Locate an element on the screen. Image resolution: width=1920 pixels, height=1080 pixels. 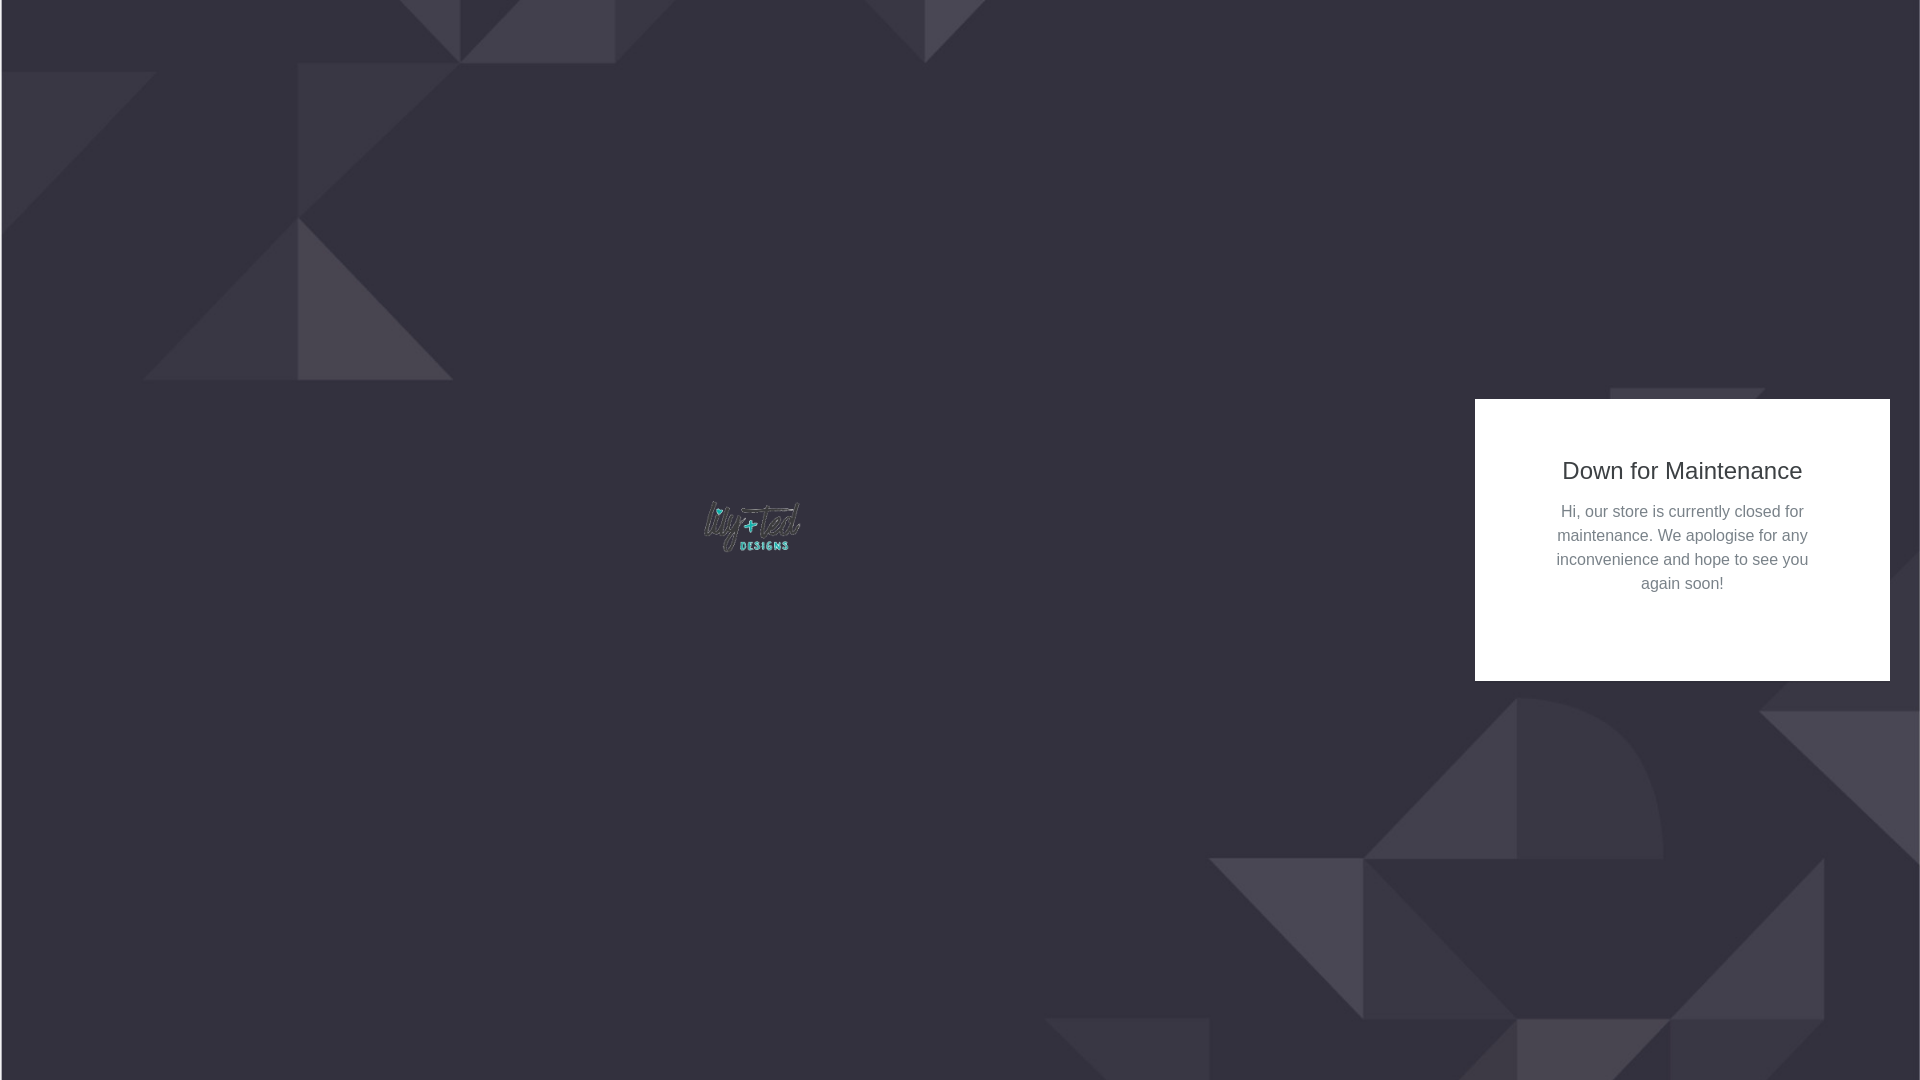
'lily+ted designs' is located at coordinates (751, 524).